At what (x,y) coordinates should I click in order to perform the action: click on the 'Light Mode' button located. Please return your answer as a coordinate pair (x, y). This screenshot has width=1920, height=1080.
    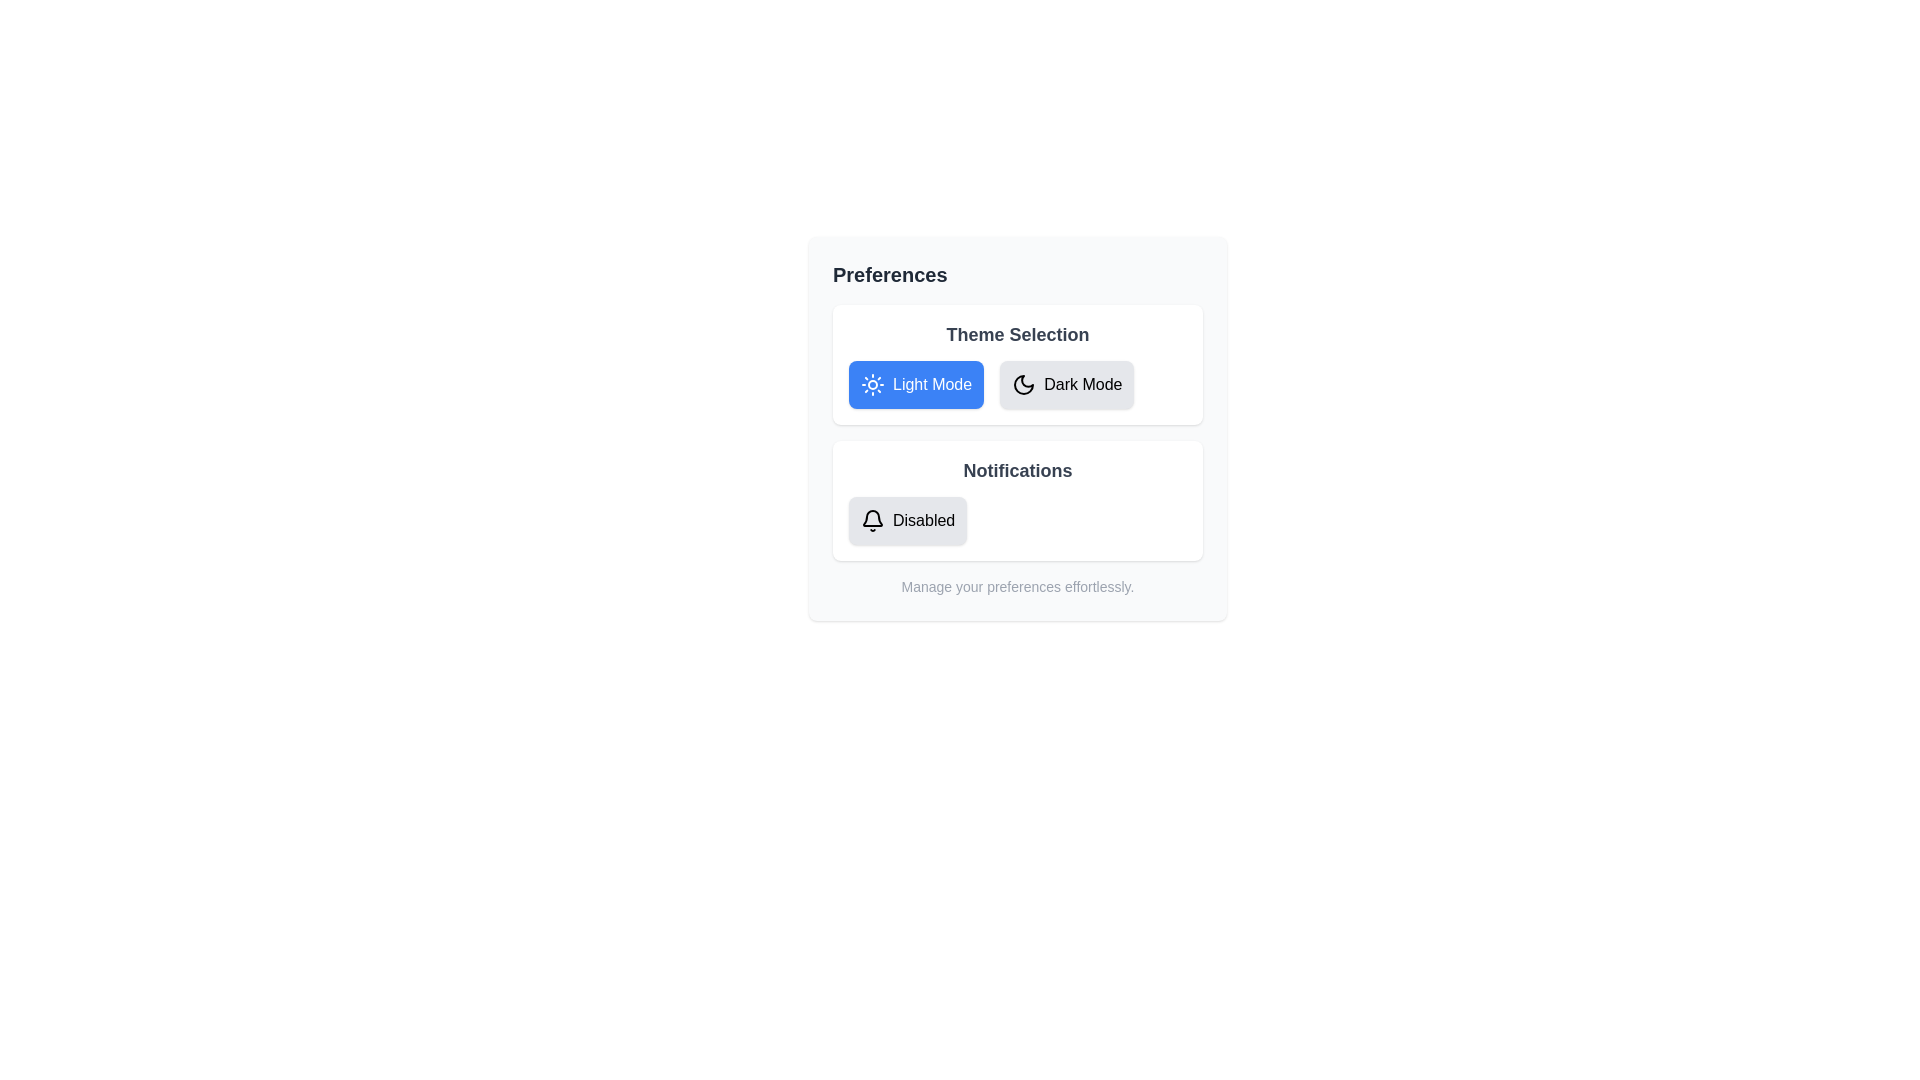
    Looking at the image, I should click on (915, 385).